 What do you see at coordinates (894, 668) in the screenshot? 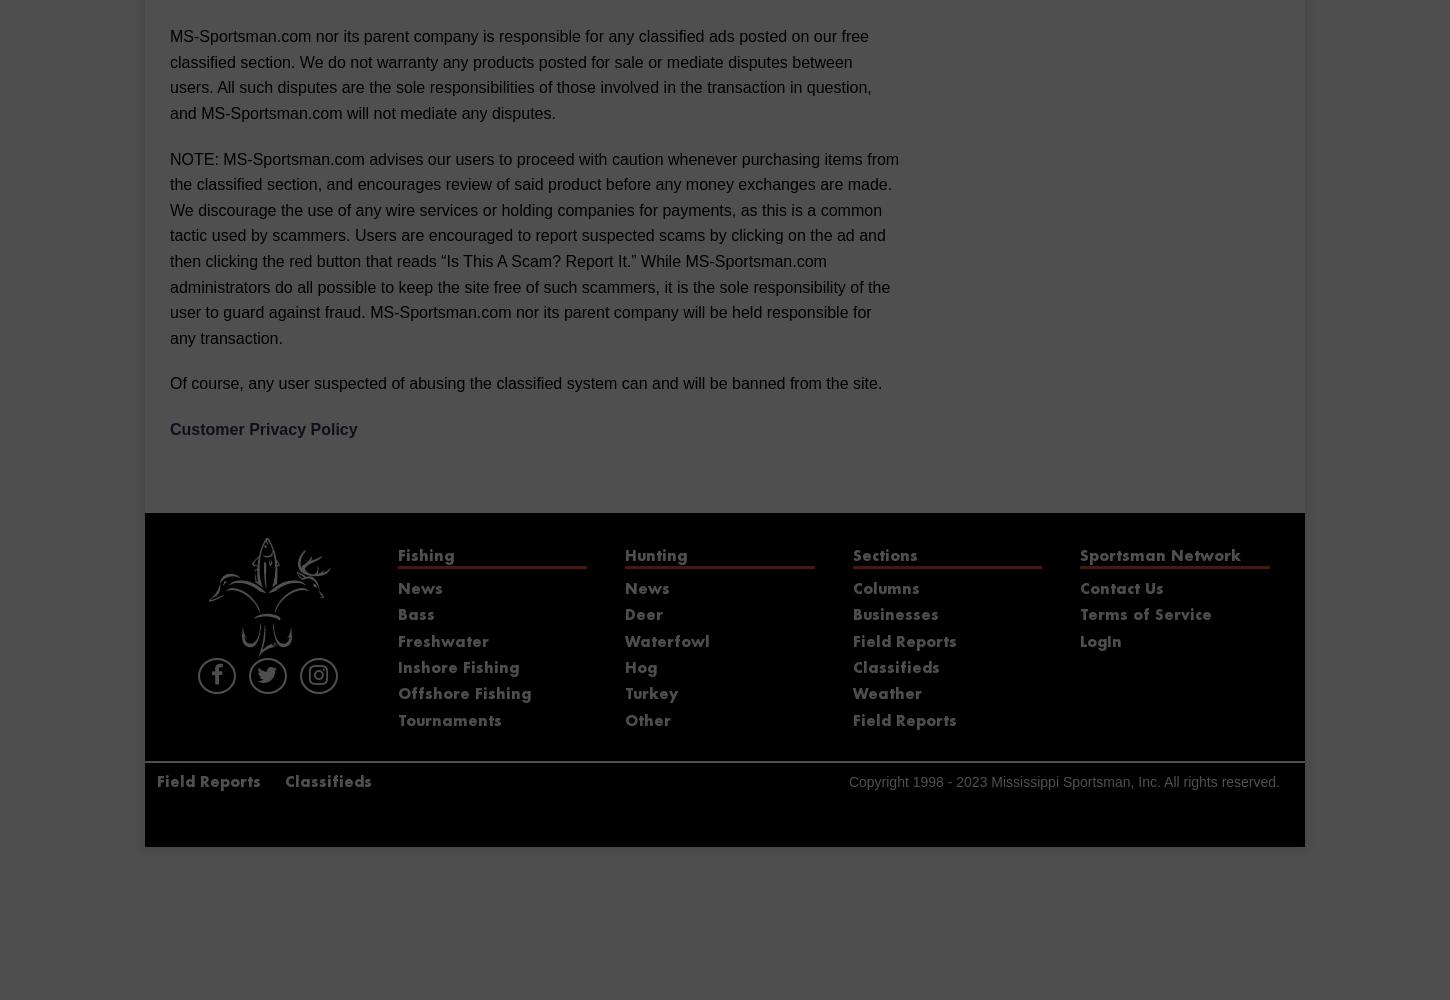
I see `'Classifieds'` at bounding box center [894, 668].